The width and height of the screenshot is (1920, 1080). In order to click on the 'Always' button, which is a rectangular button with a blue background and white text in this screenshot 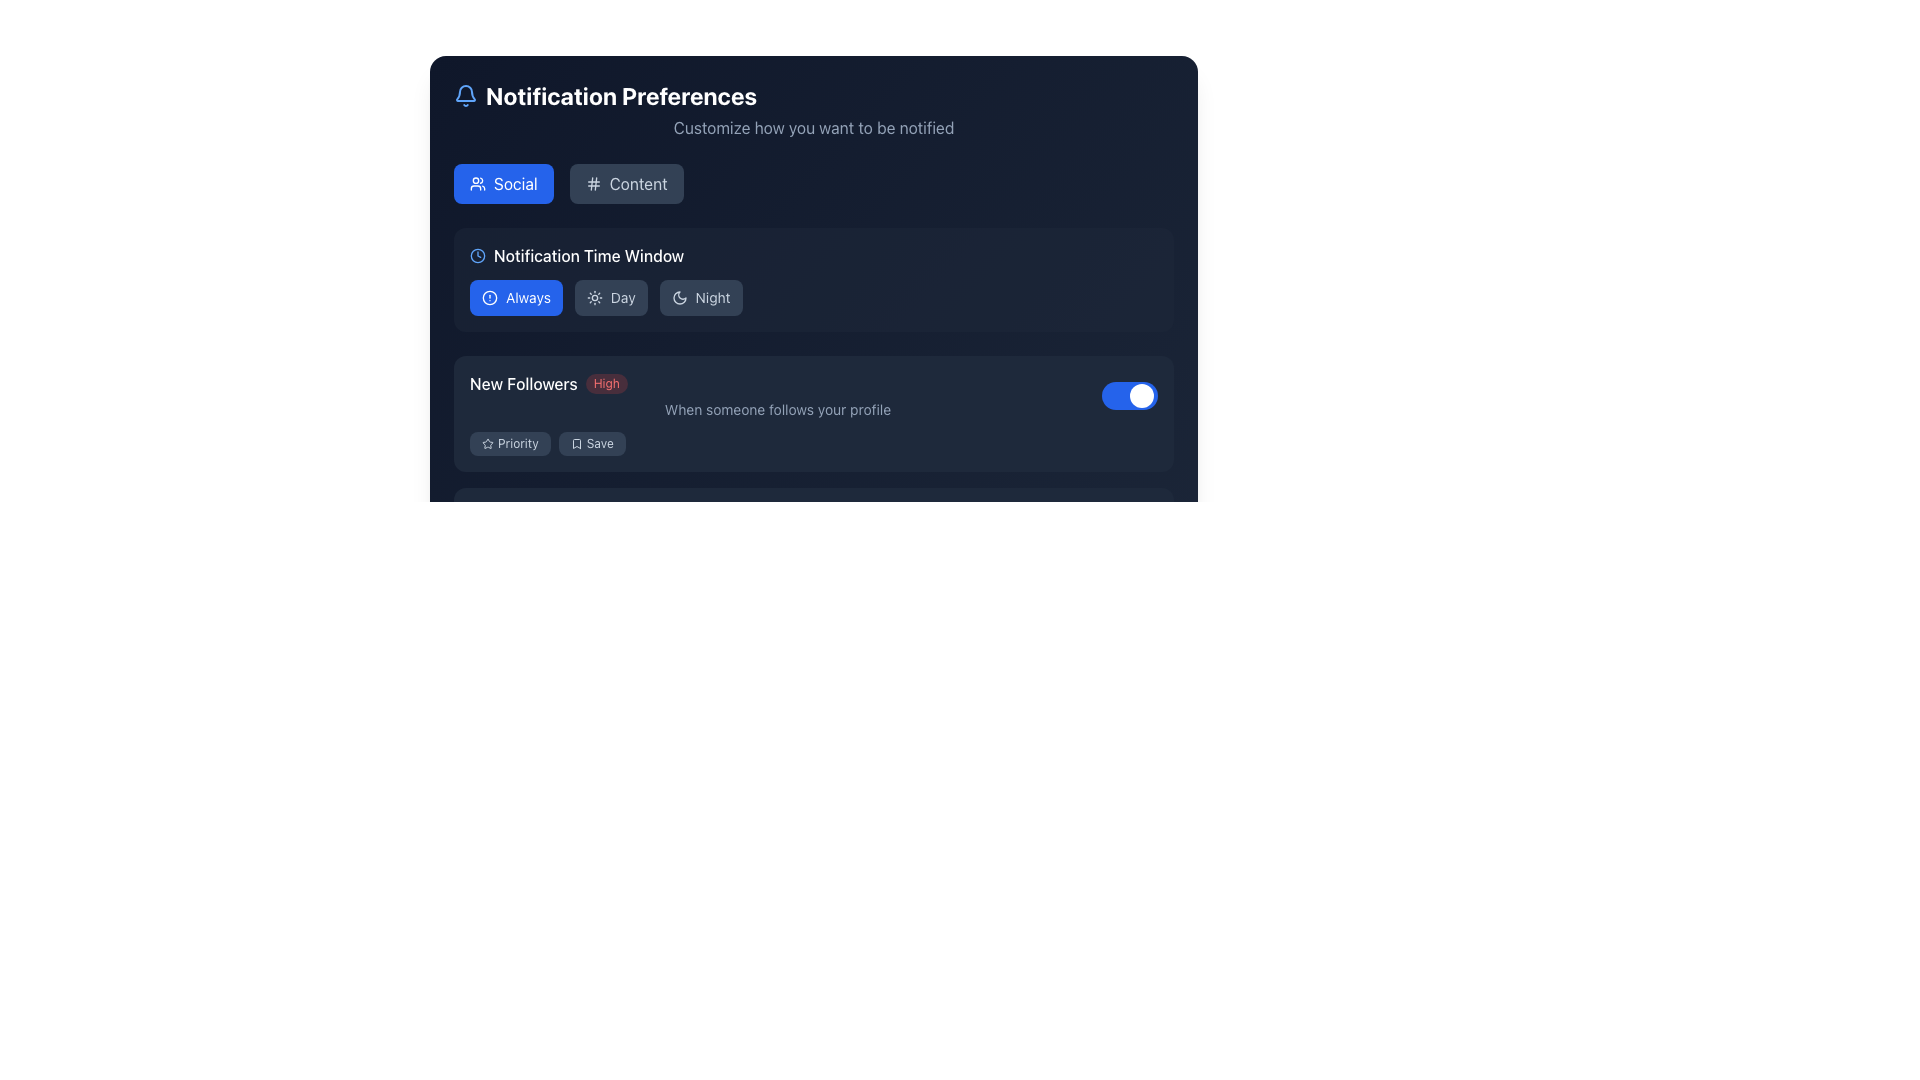, I will do `click(516, 297)`.